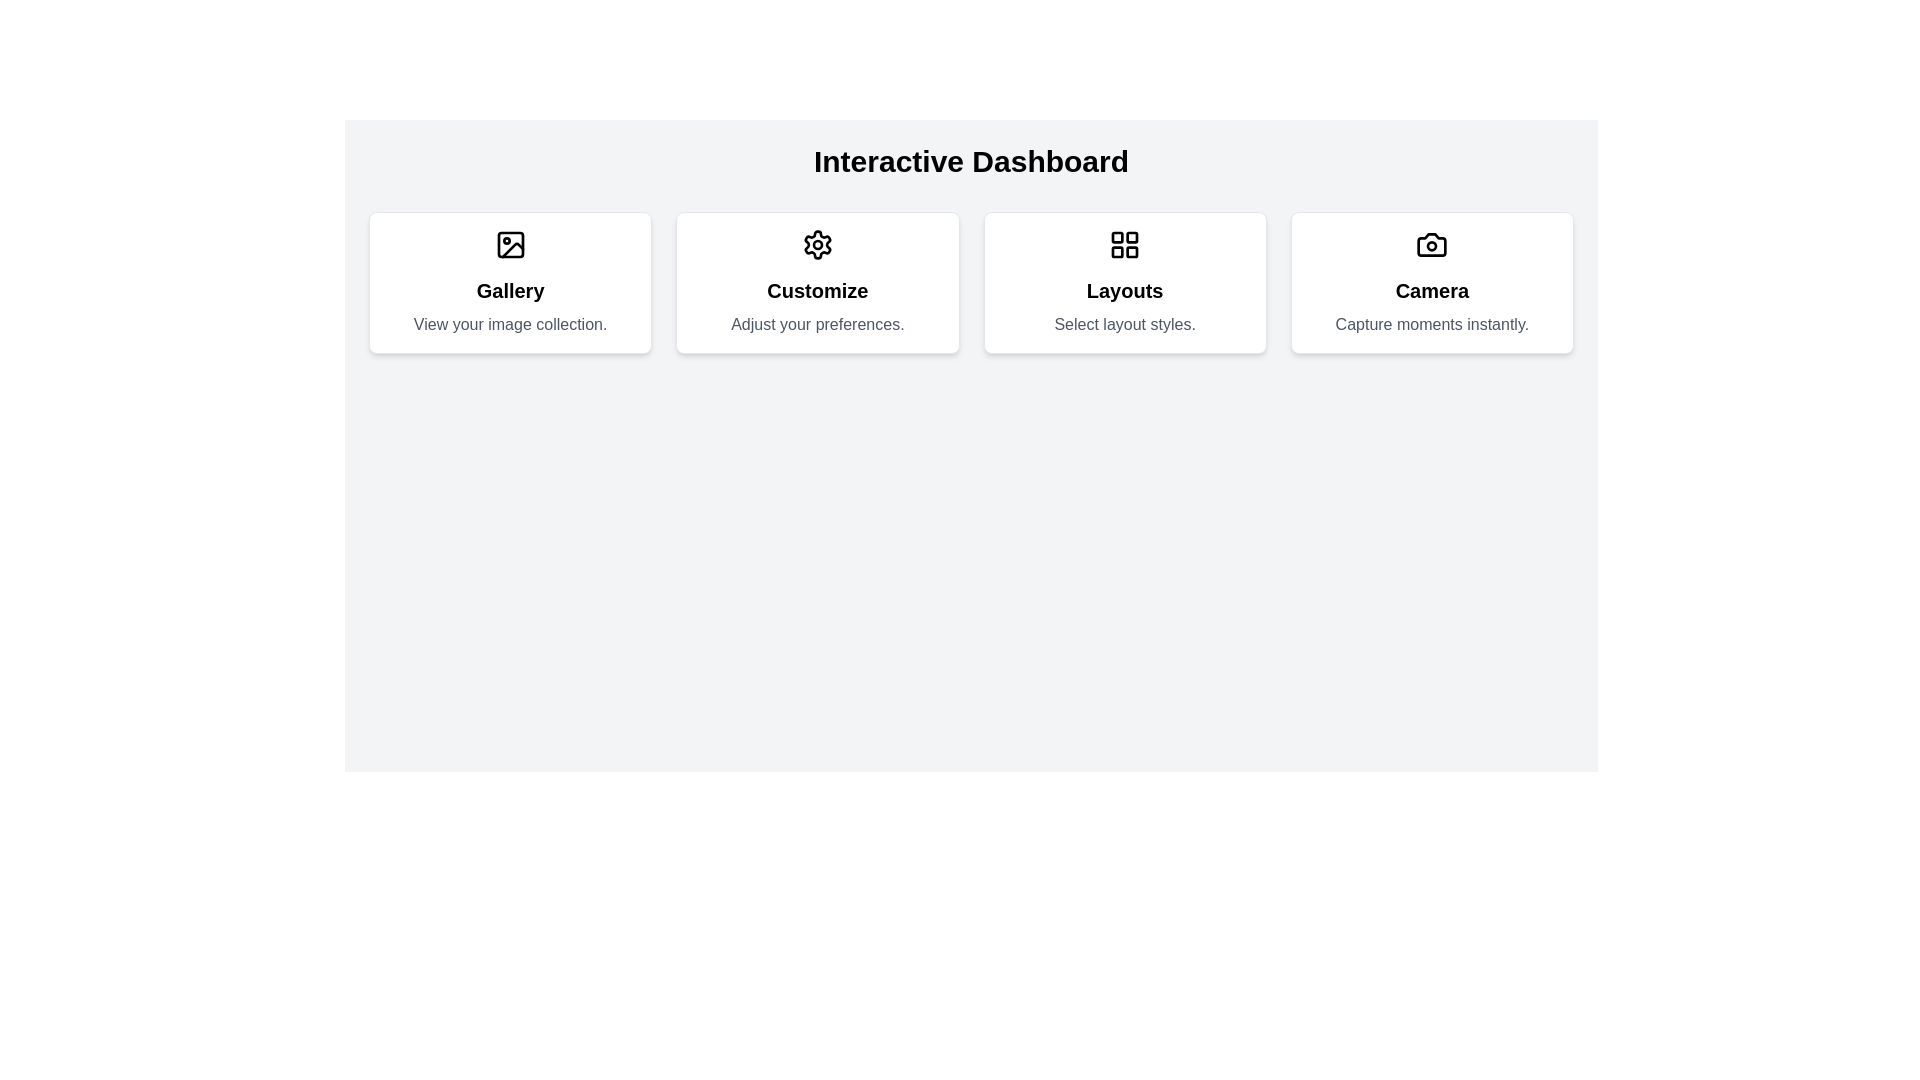 The image size is (1920, 1080). Describe the element at coordinates (1116, 236) in the screenshot. I see `the top-left rectangle of the grid icon within the 'Layouts' button, which represents grid-based layouts` at that location.